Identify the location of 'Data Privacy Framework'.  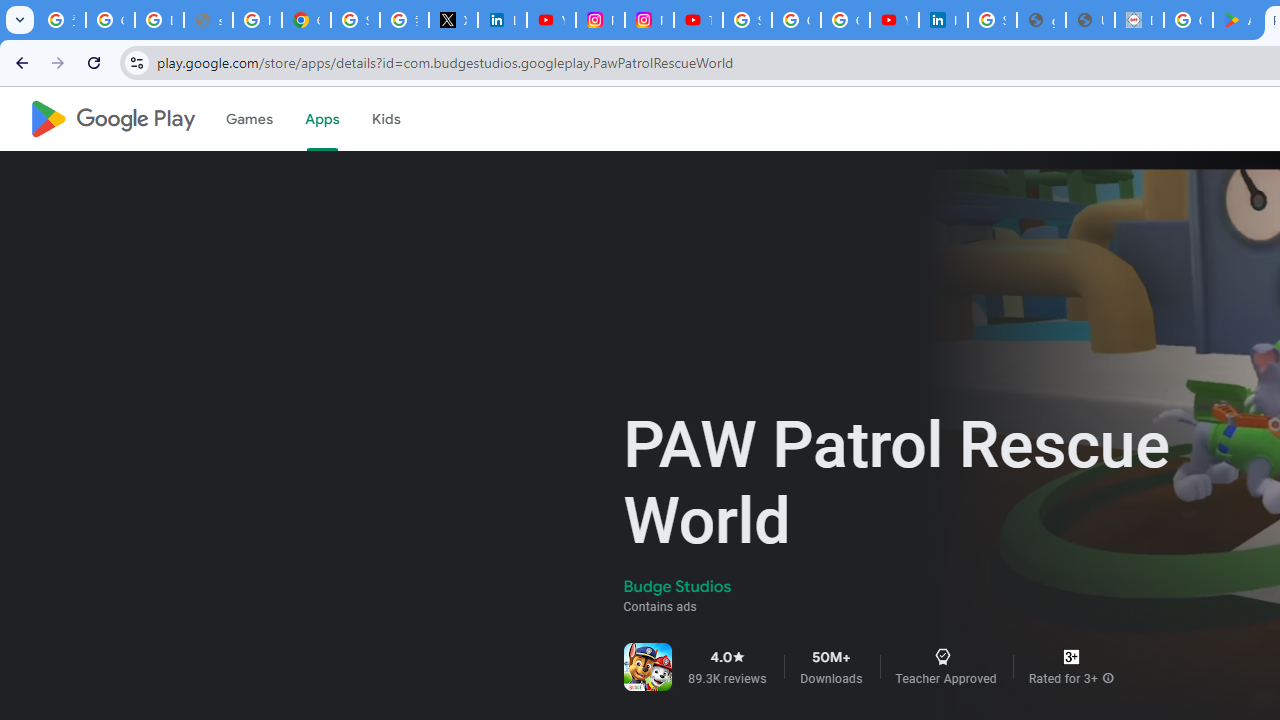
(1139, 20).